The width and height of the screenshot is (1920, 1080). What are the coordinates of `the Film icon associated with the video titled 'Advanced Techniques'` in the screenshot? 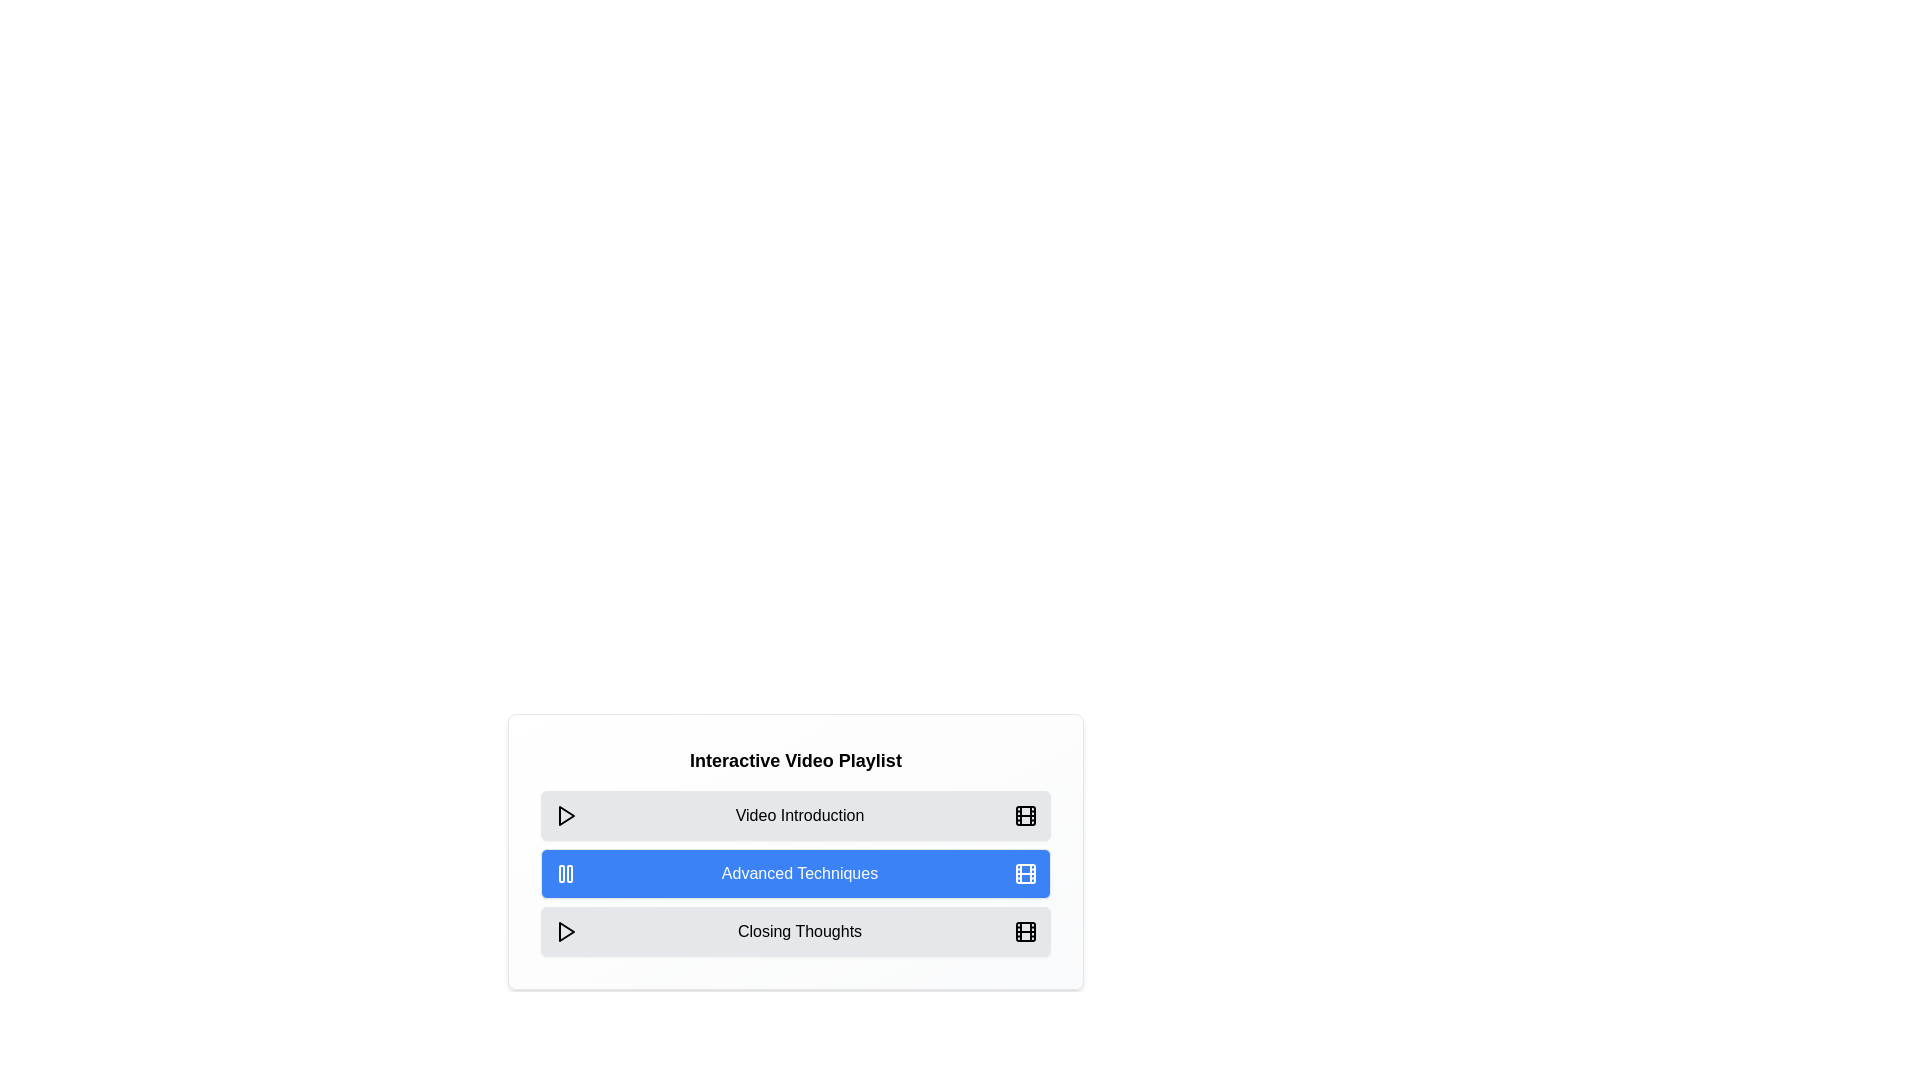 It's located at (1026, 873).